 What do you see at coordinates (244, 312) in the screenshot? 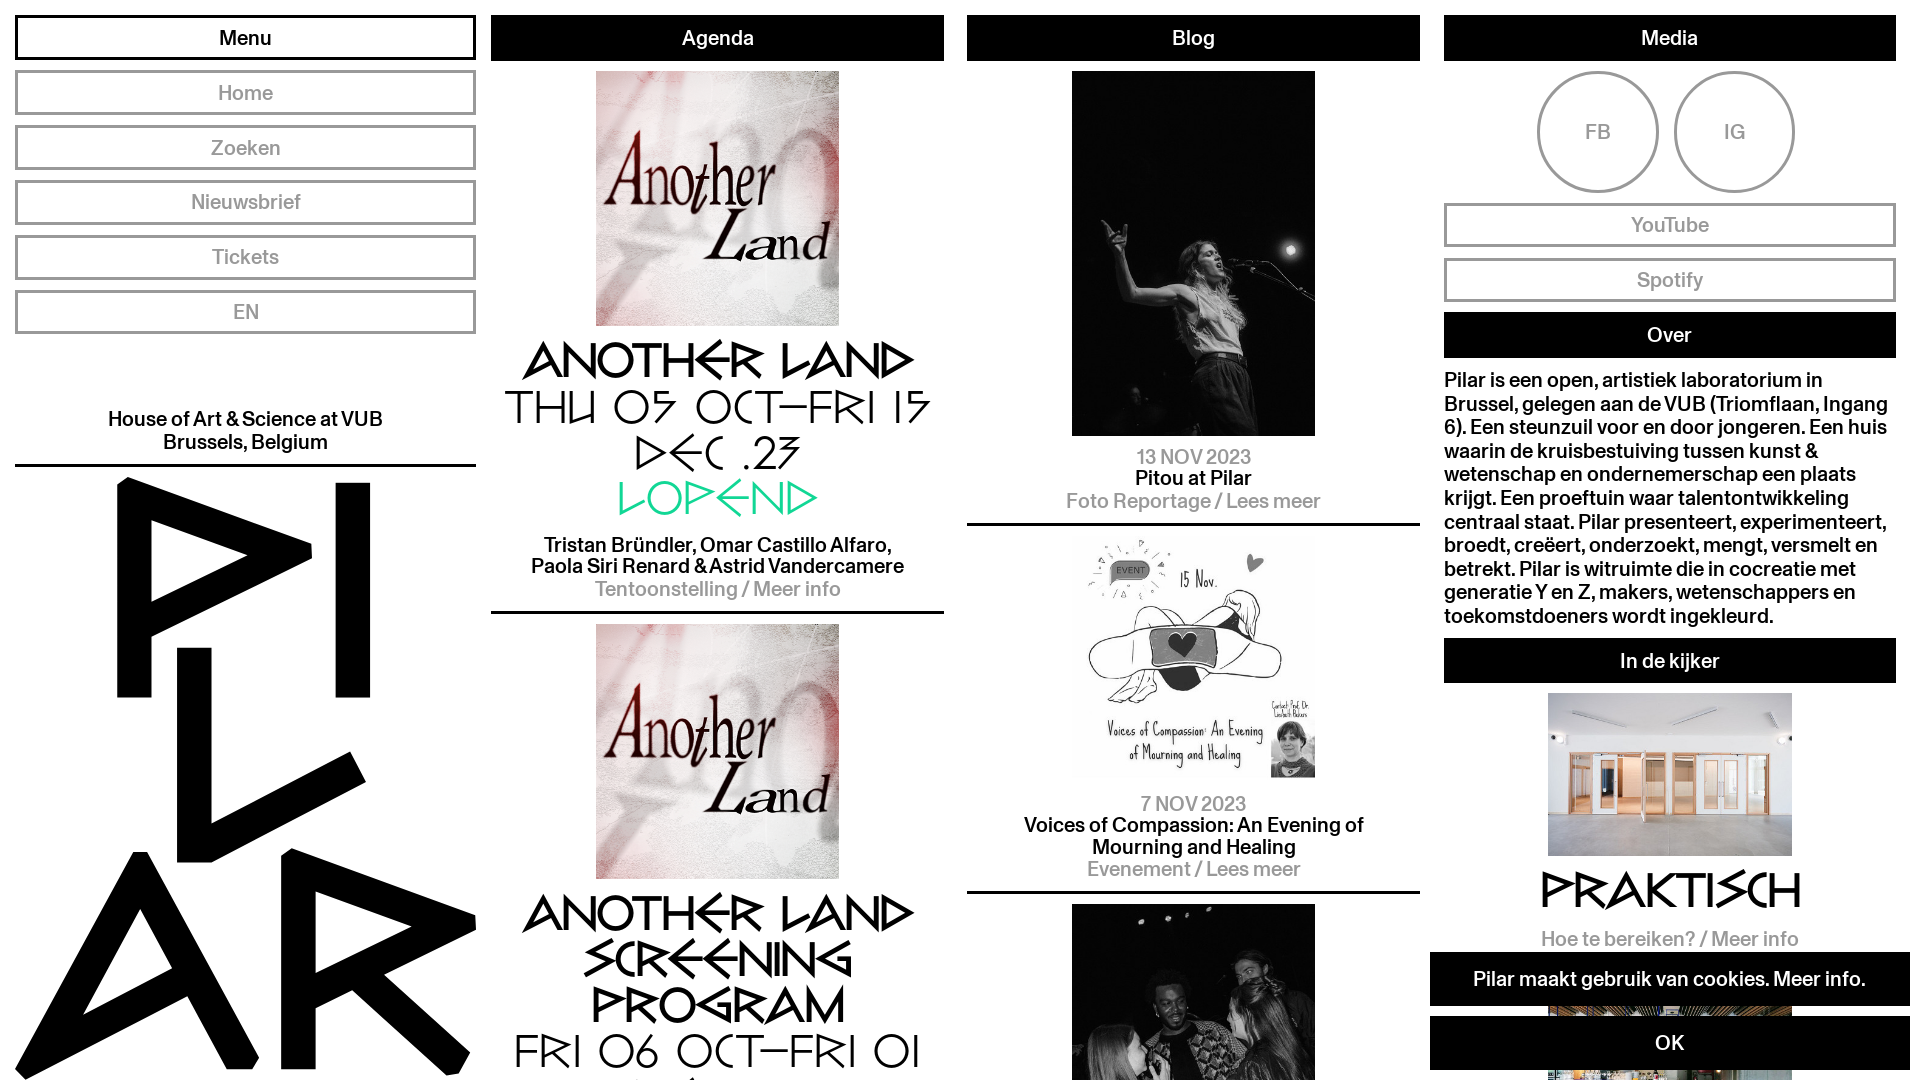
I see `'EN'` at bounding box center [244, 312].